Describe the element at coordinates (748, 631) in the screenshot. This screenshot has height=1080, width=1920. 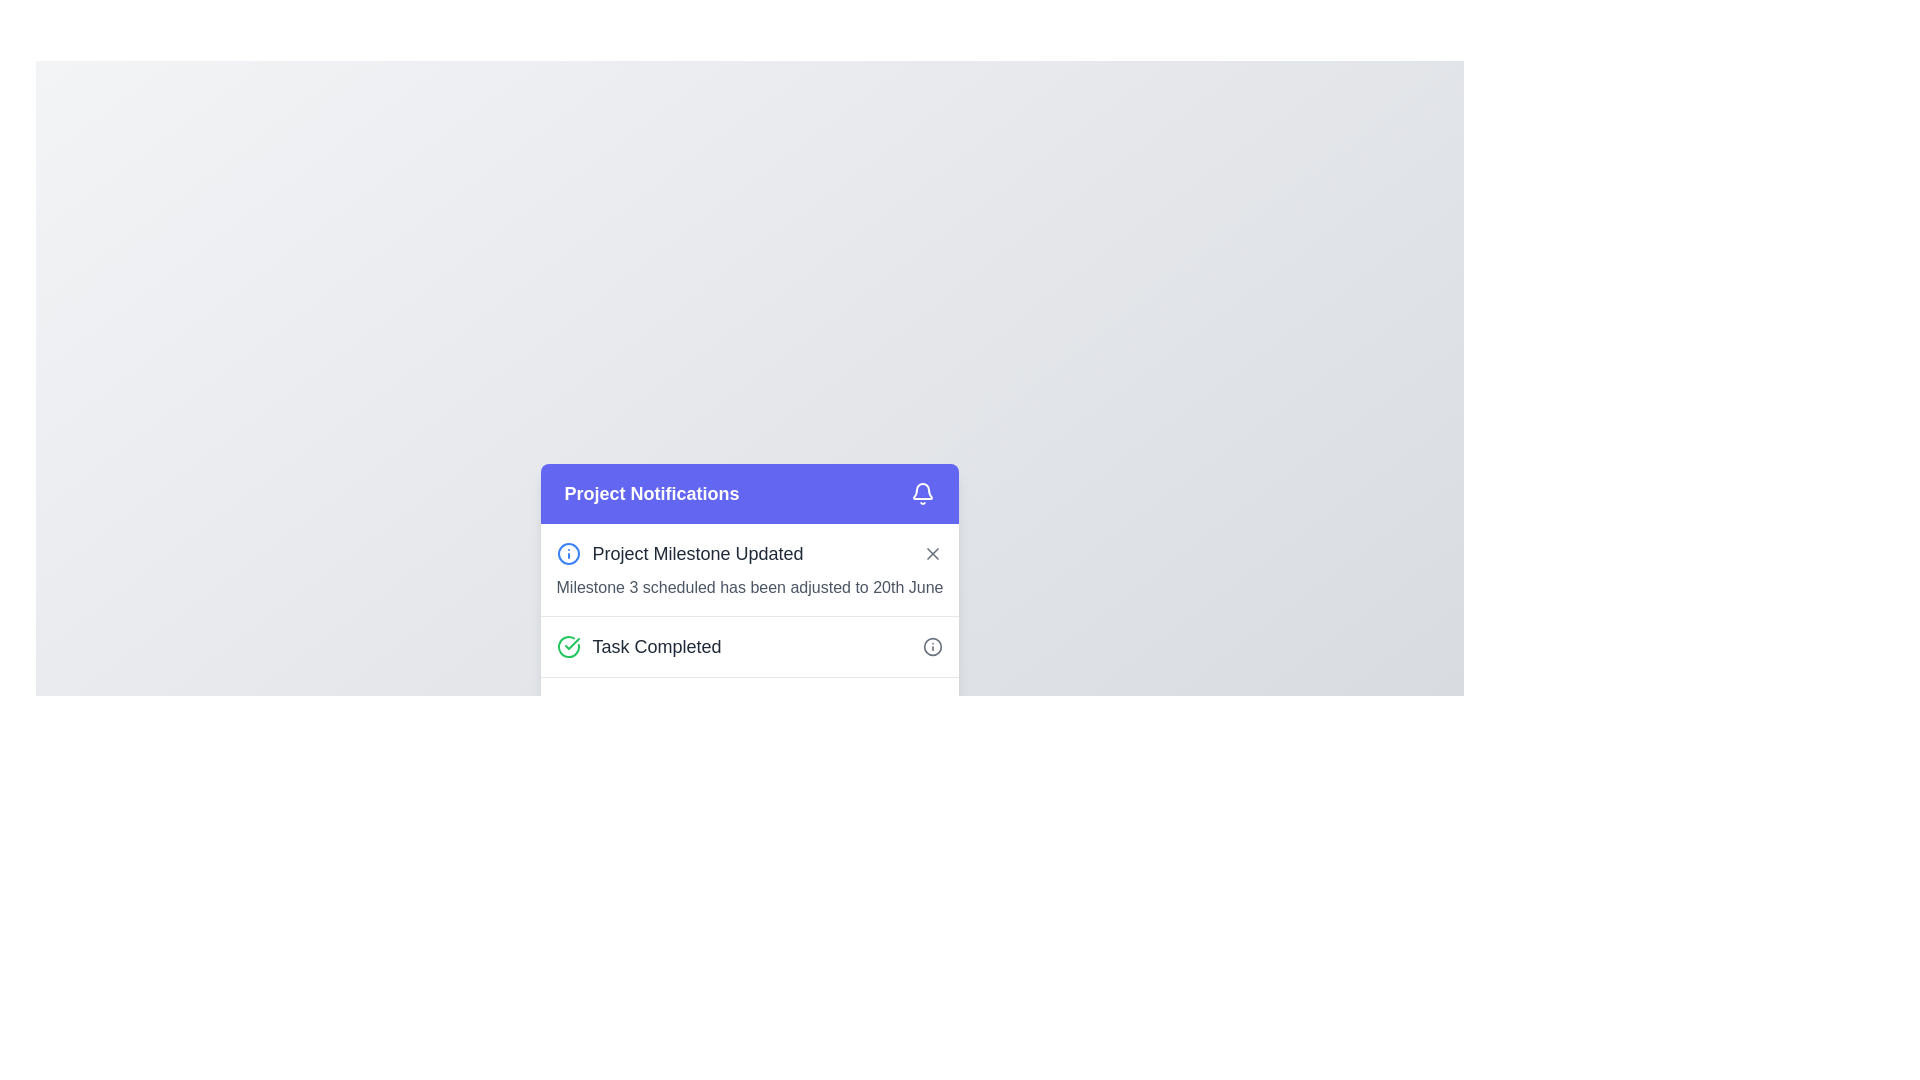
I see `the second notification item under 'Project Notifications'` at that location.